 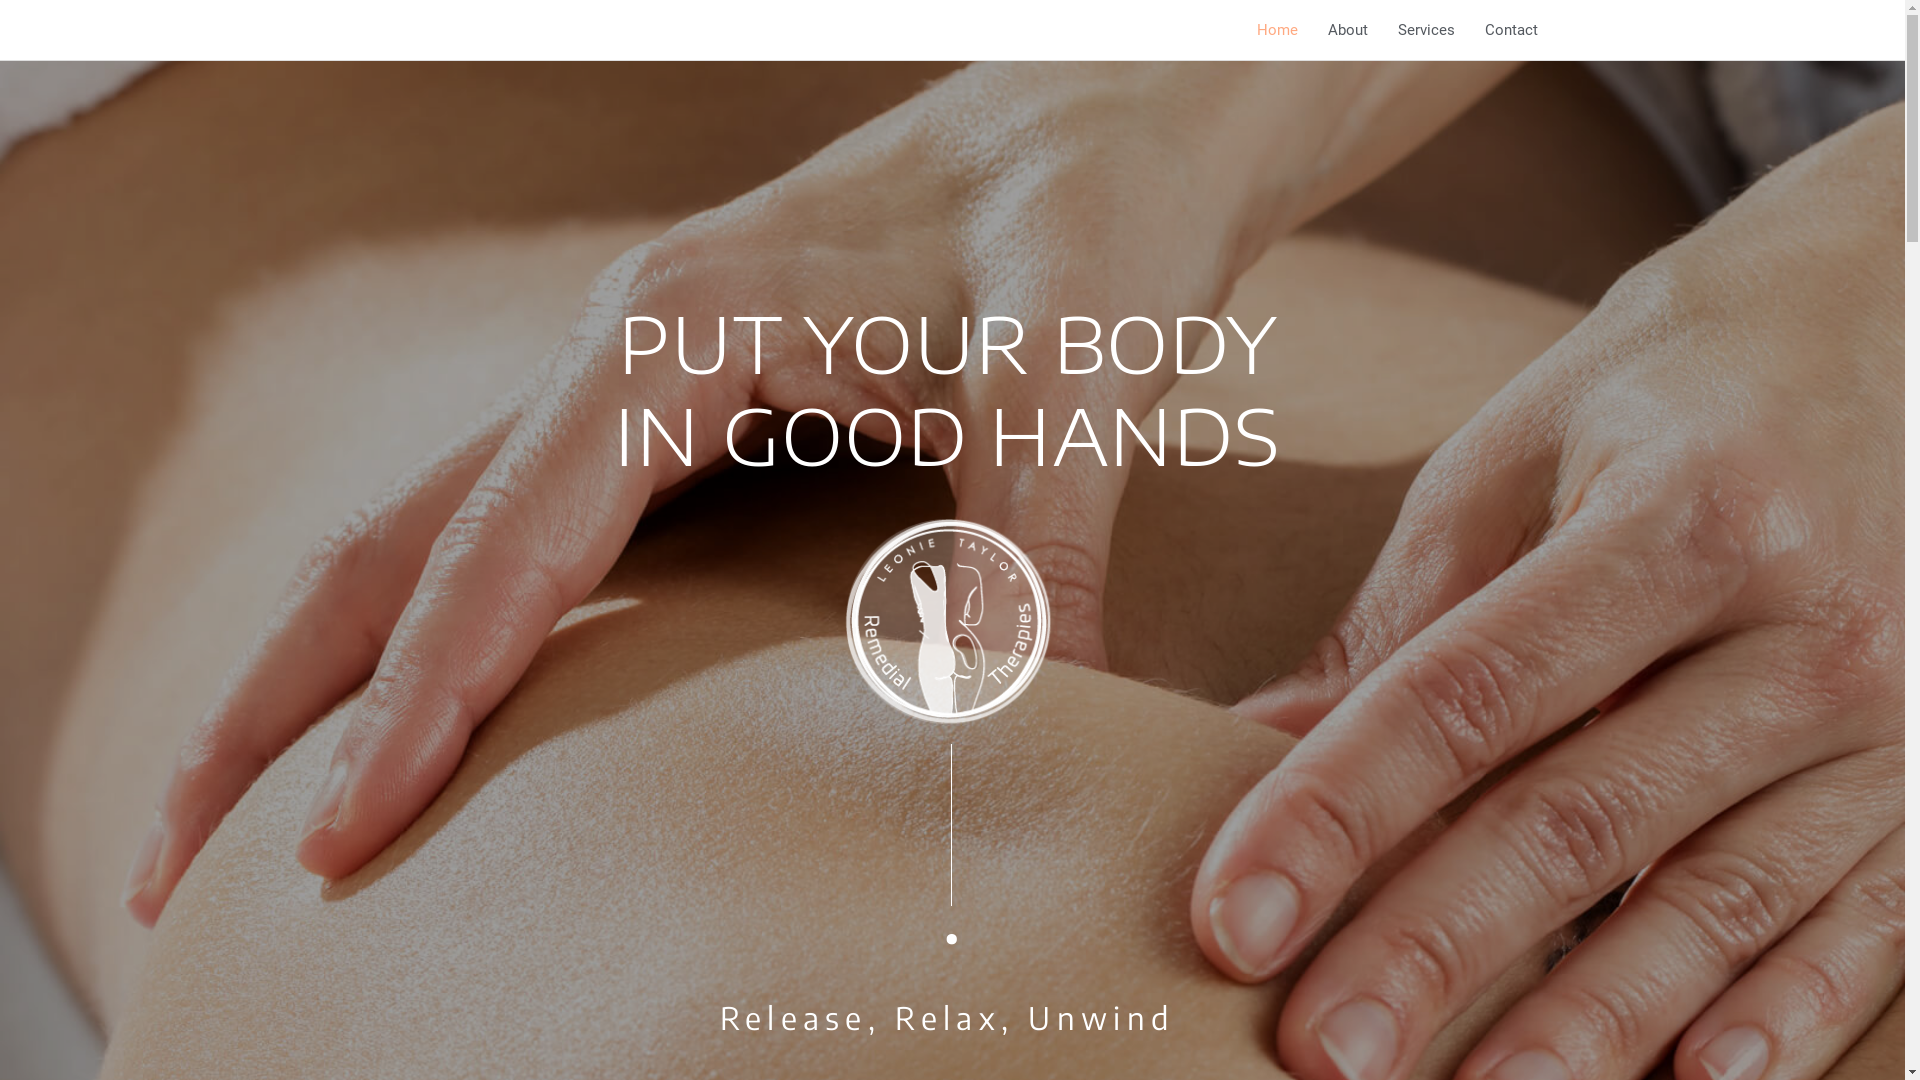 I want to click on 'Home', so click(x=1276, y=30).